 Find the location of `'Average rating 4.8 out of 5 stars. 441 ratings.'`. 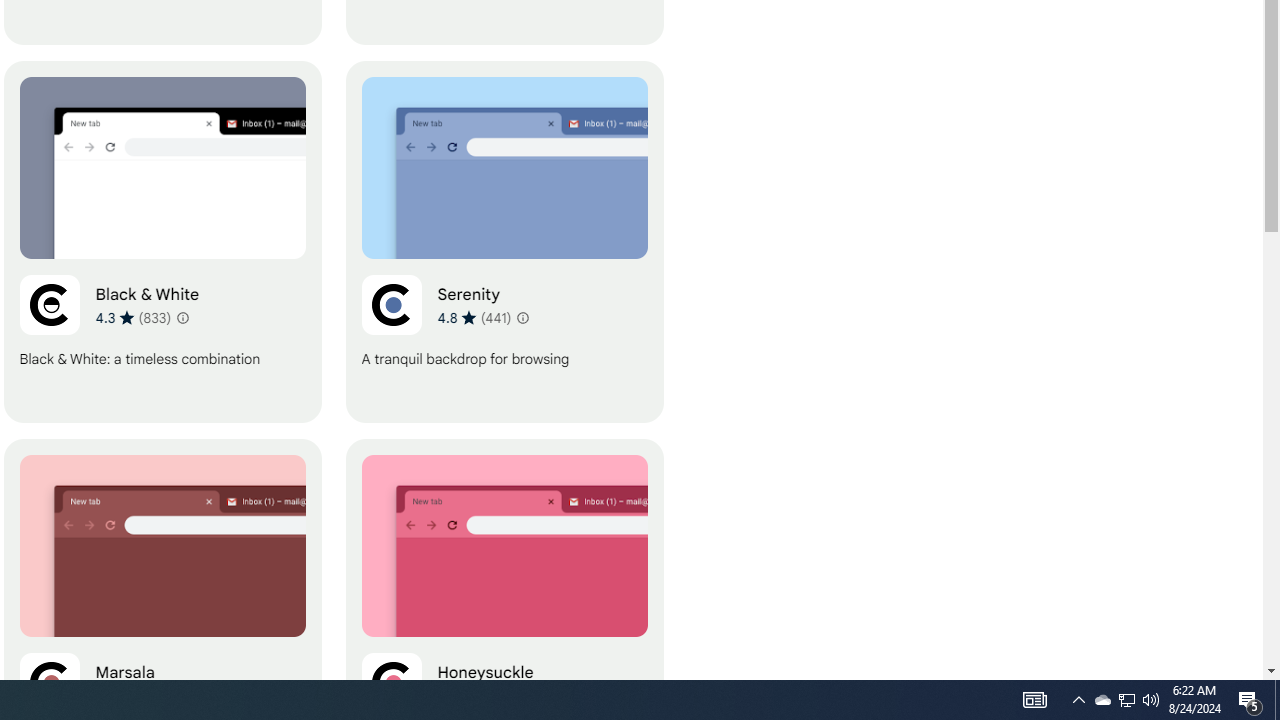

'Average rating 4.8 out of 5 stars. 441 ratings.' is located at coordinates (473, 316).